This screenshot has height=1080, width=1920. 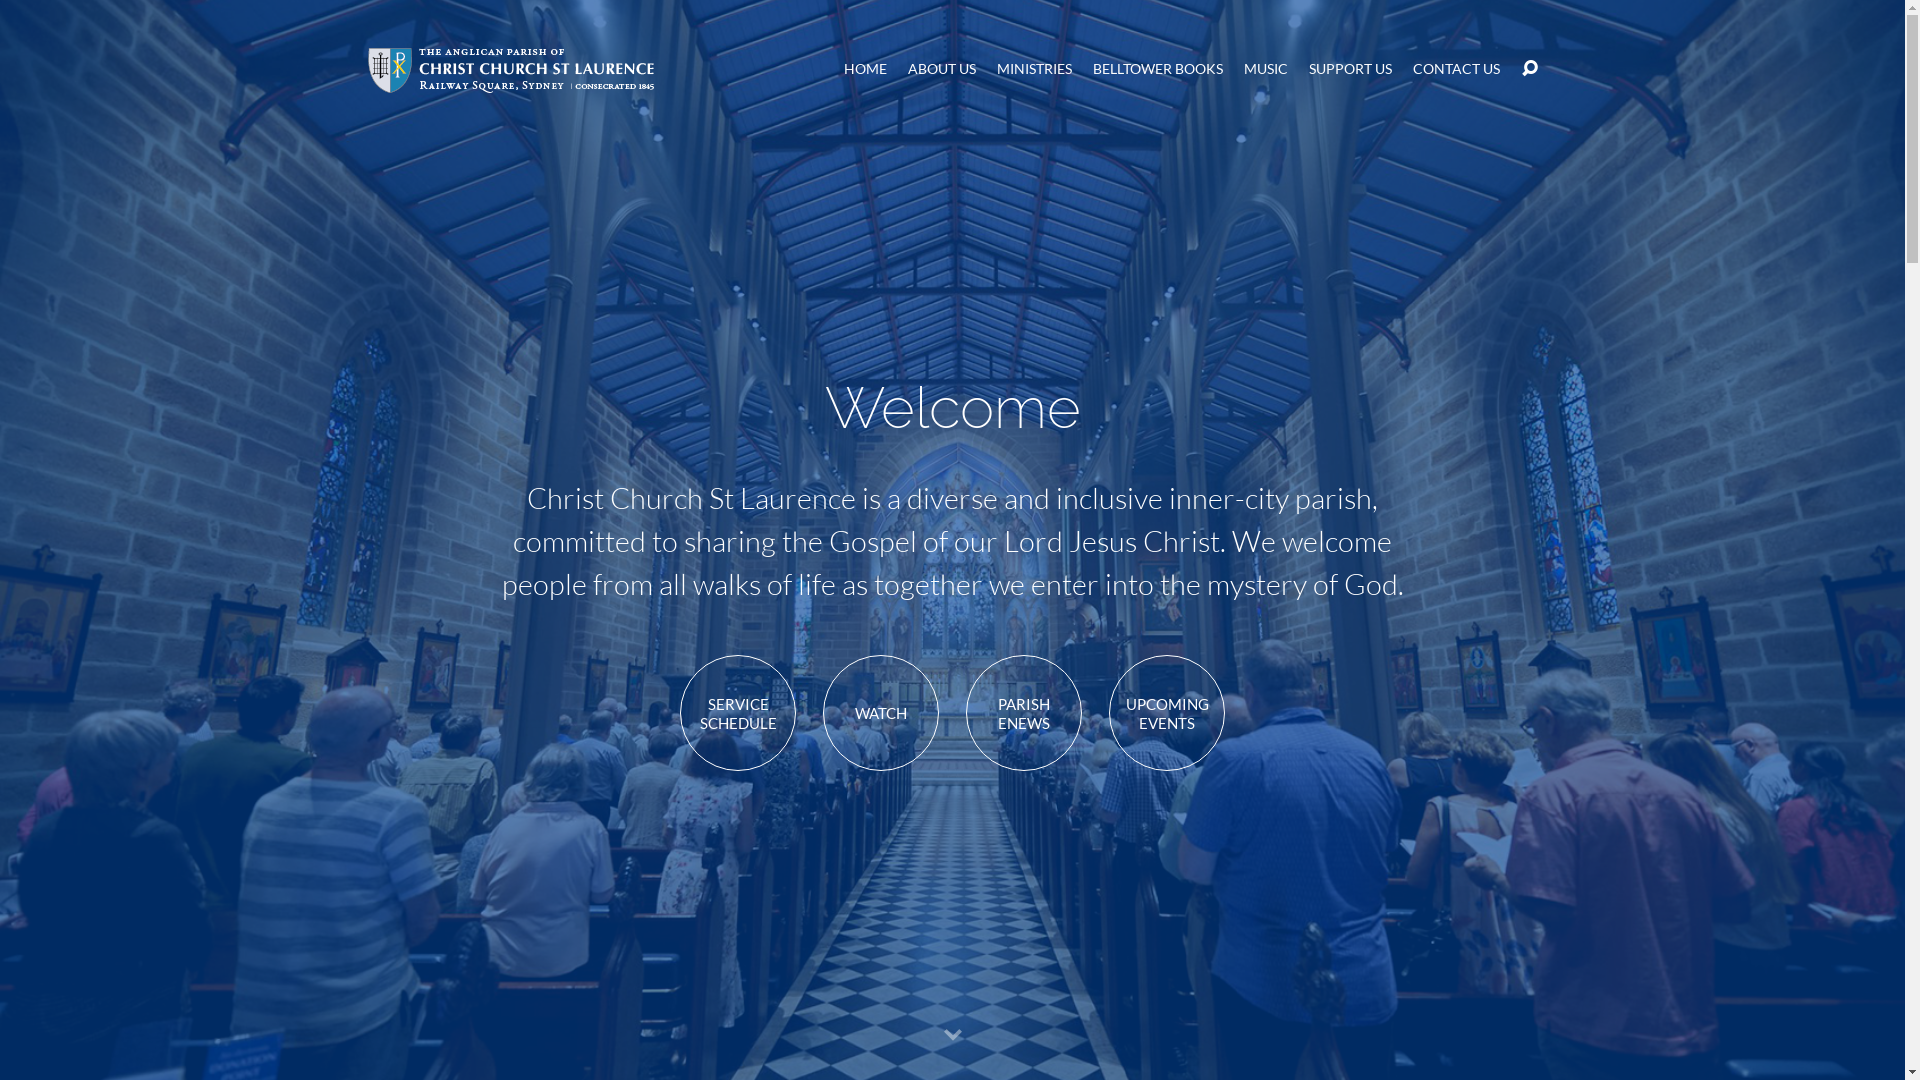 I want to click on 'CONTACT US', so click(x=1411, y=68).